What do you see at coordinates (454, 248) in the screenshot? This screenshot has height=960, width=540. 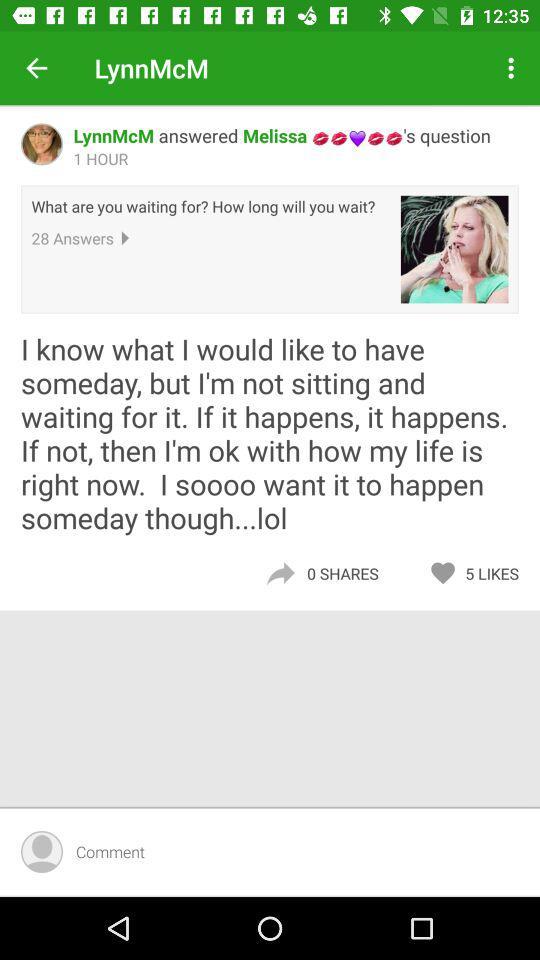 I see `icon next to what are you` at bounding box center [454, 248].